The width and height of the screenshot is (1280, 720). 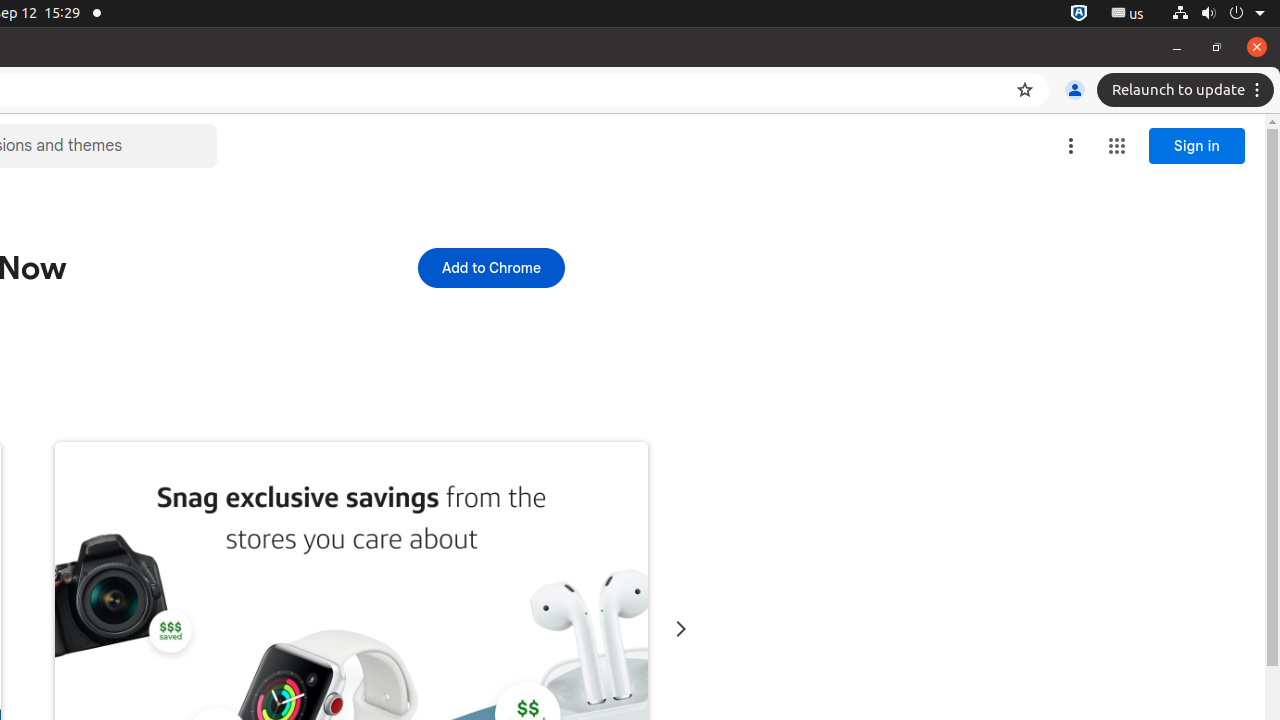 I want to click on ':1.21/StatusNotifierItem', so click(x=1127, y=13).